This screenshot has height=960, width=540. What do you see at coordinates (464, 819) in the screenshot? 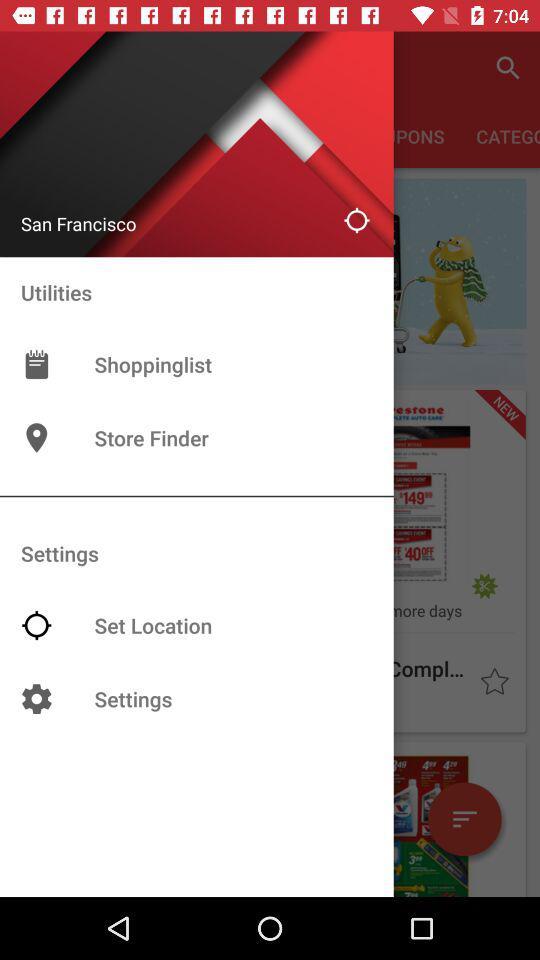
I see `the filter_list icon` at bounding box center [464, 819].